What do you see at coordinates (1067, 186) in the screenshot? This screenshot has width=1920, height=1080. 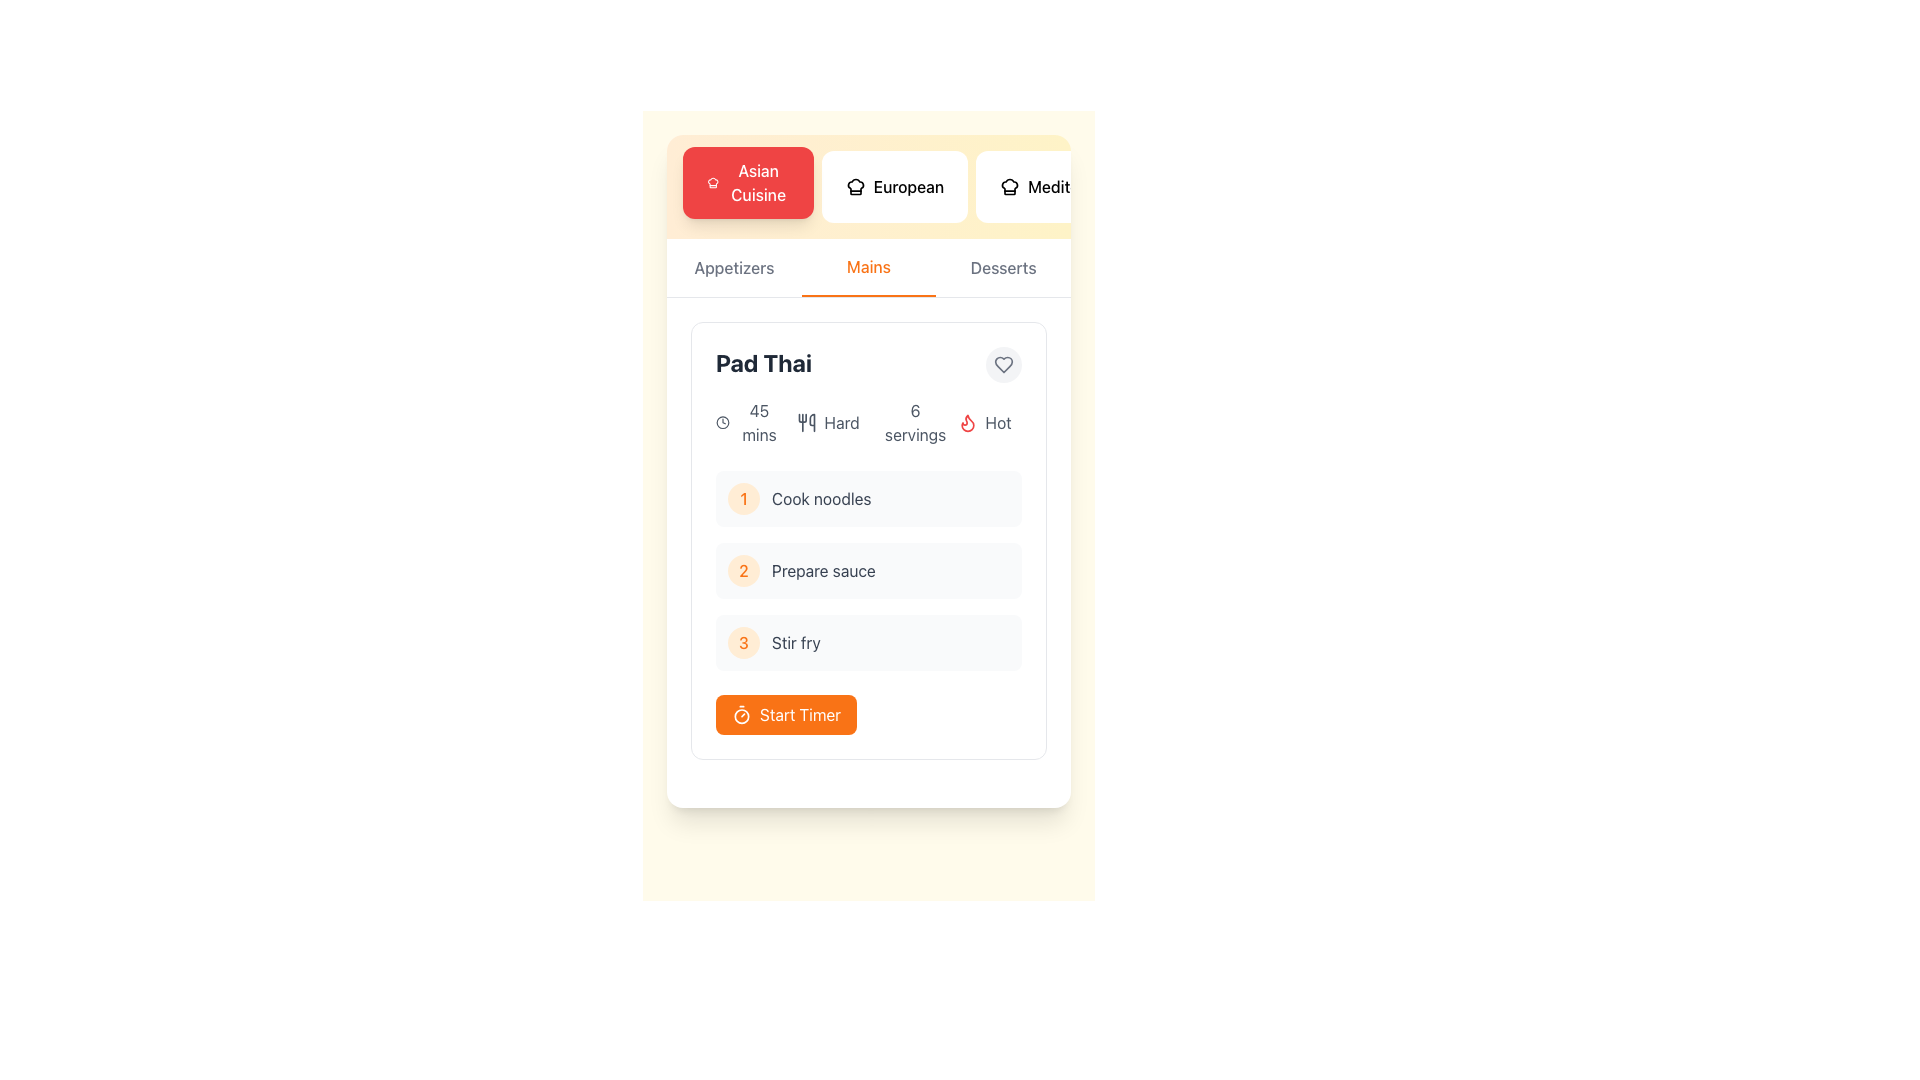 I see `the 'Mediterranean' button, which is the rightmost button in a row of three buttons (preceded by 'Asian Cuisine' and 'European')` at bounding box center [1067, 186].